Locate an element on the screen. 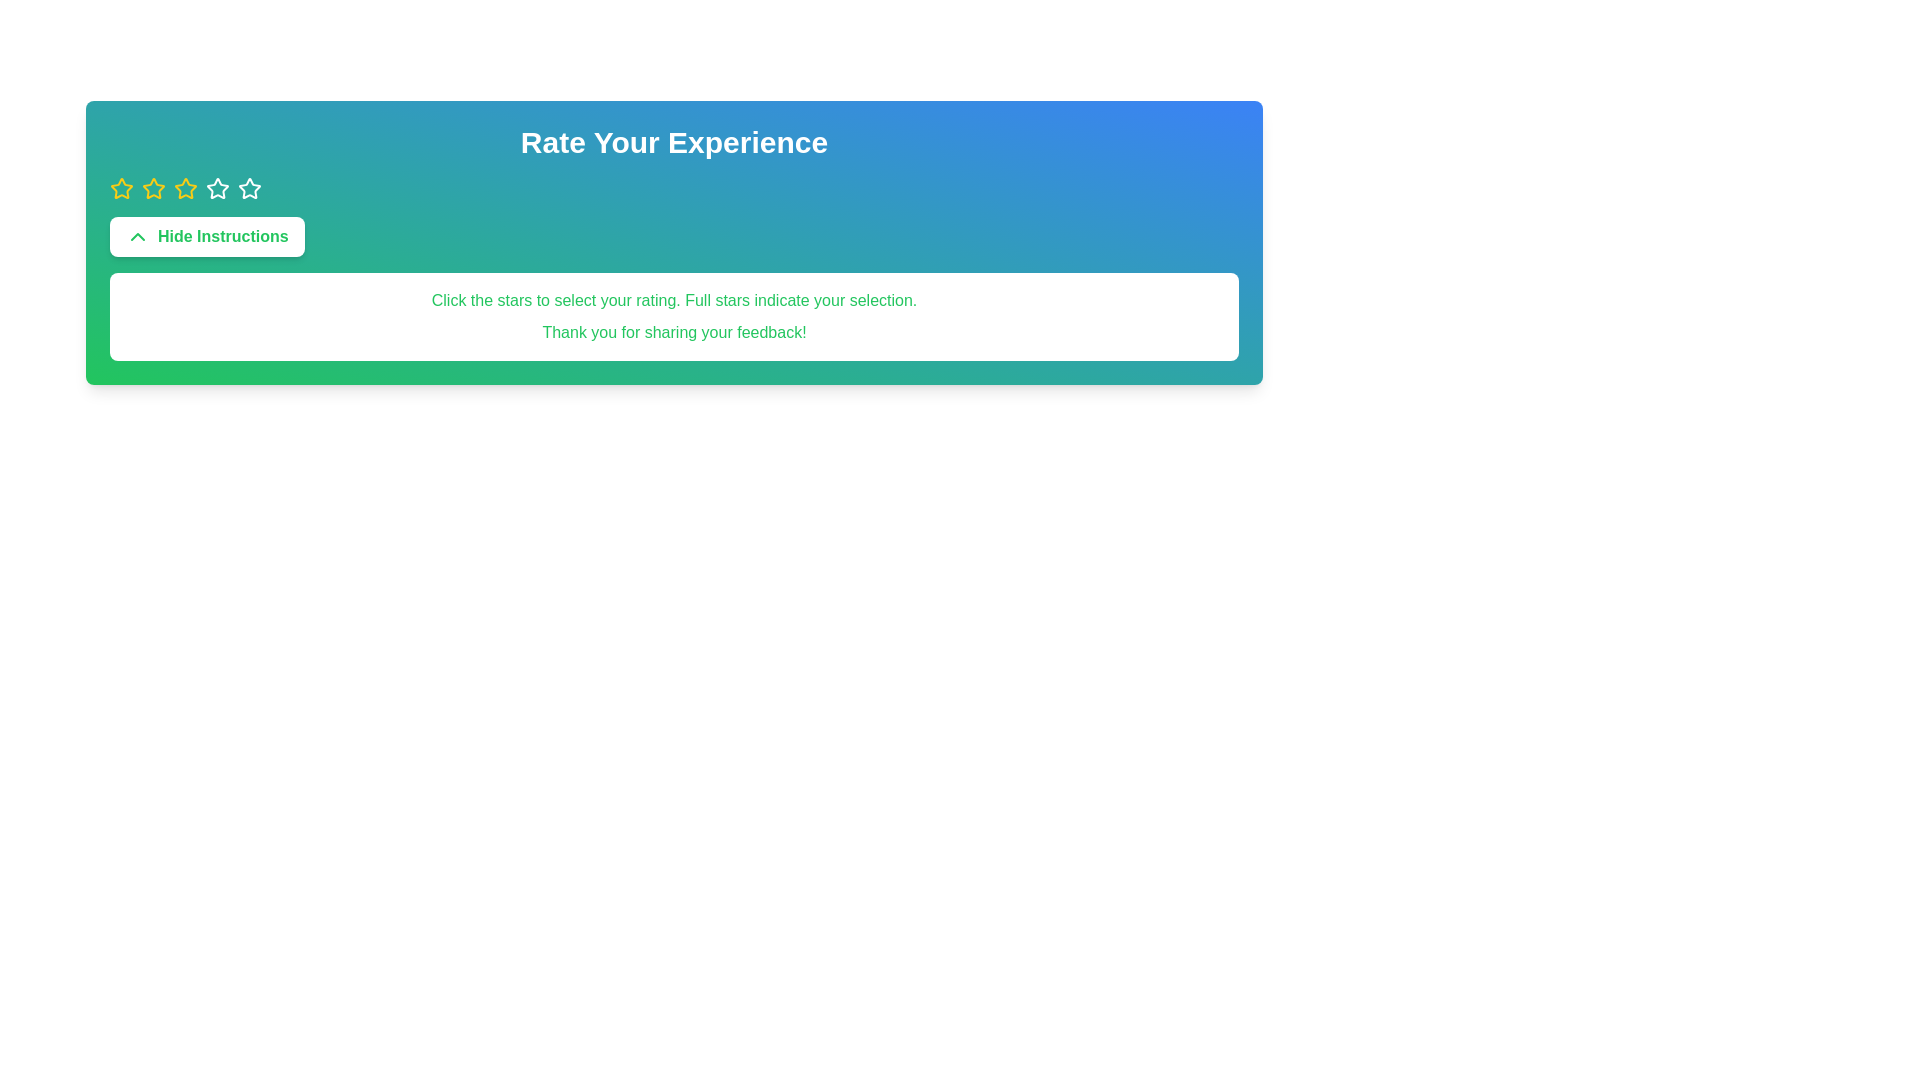  the first star-shaped icon button representing a rating star with a yellow outline is located at coordinates (120, 188).